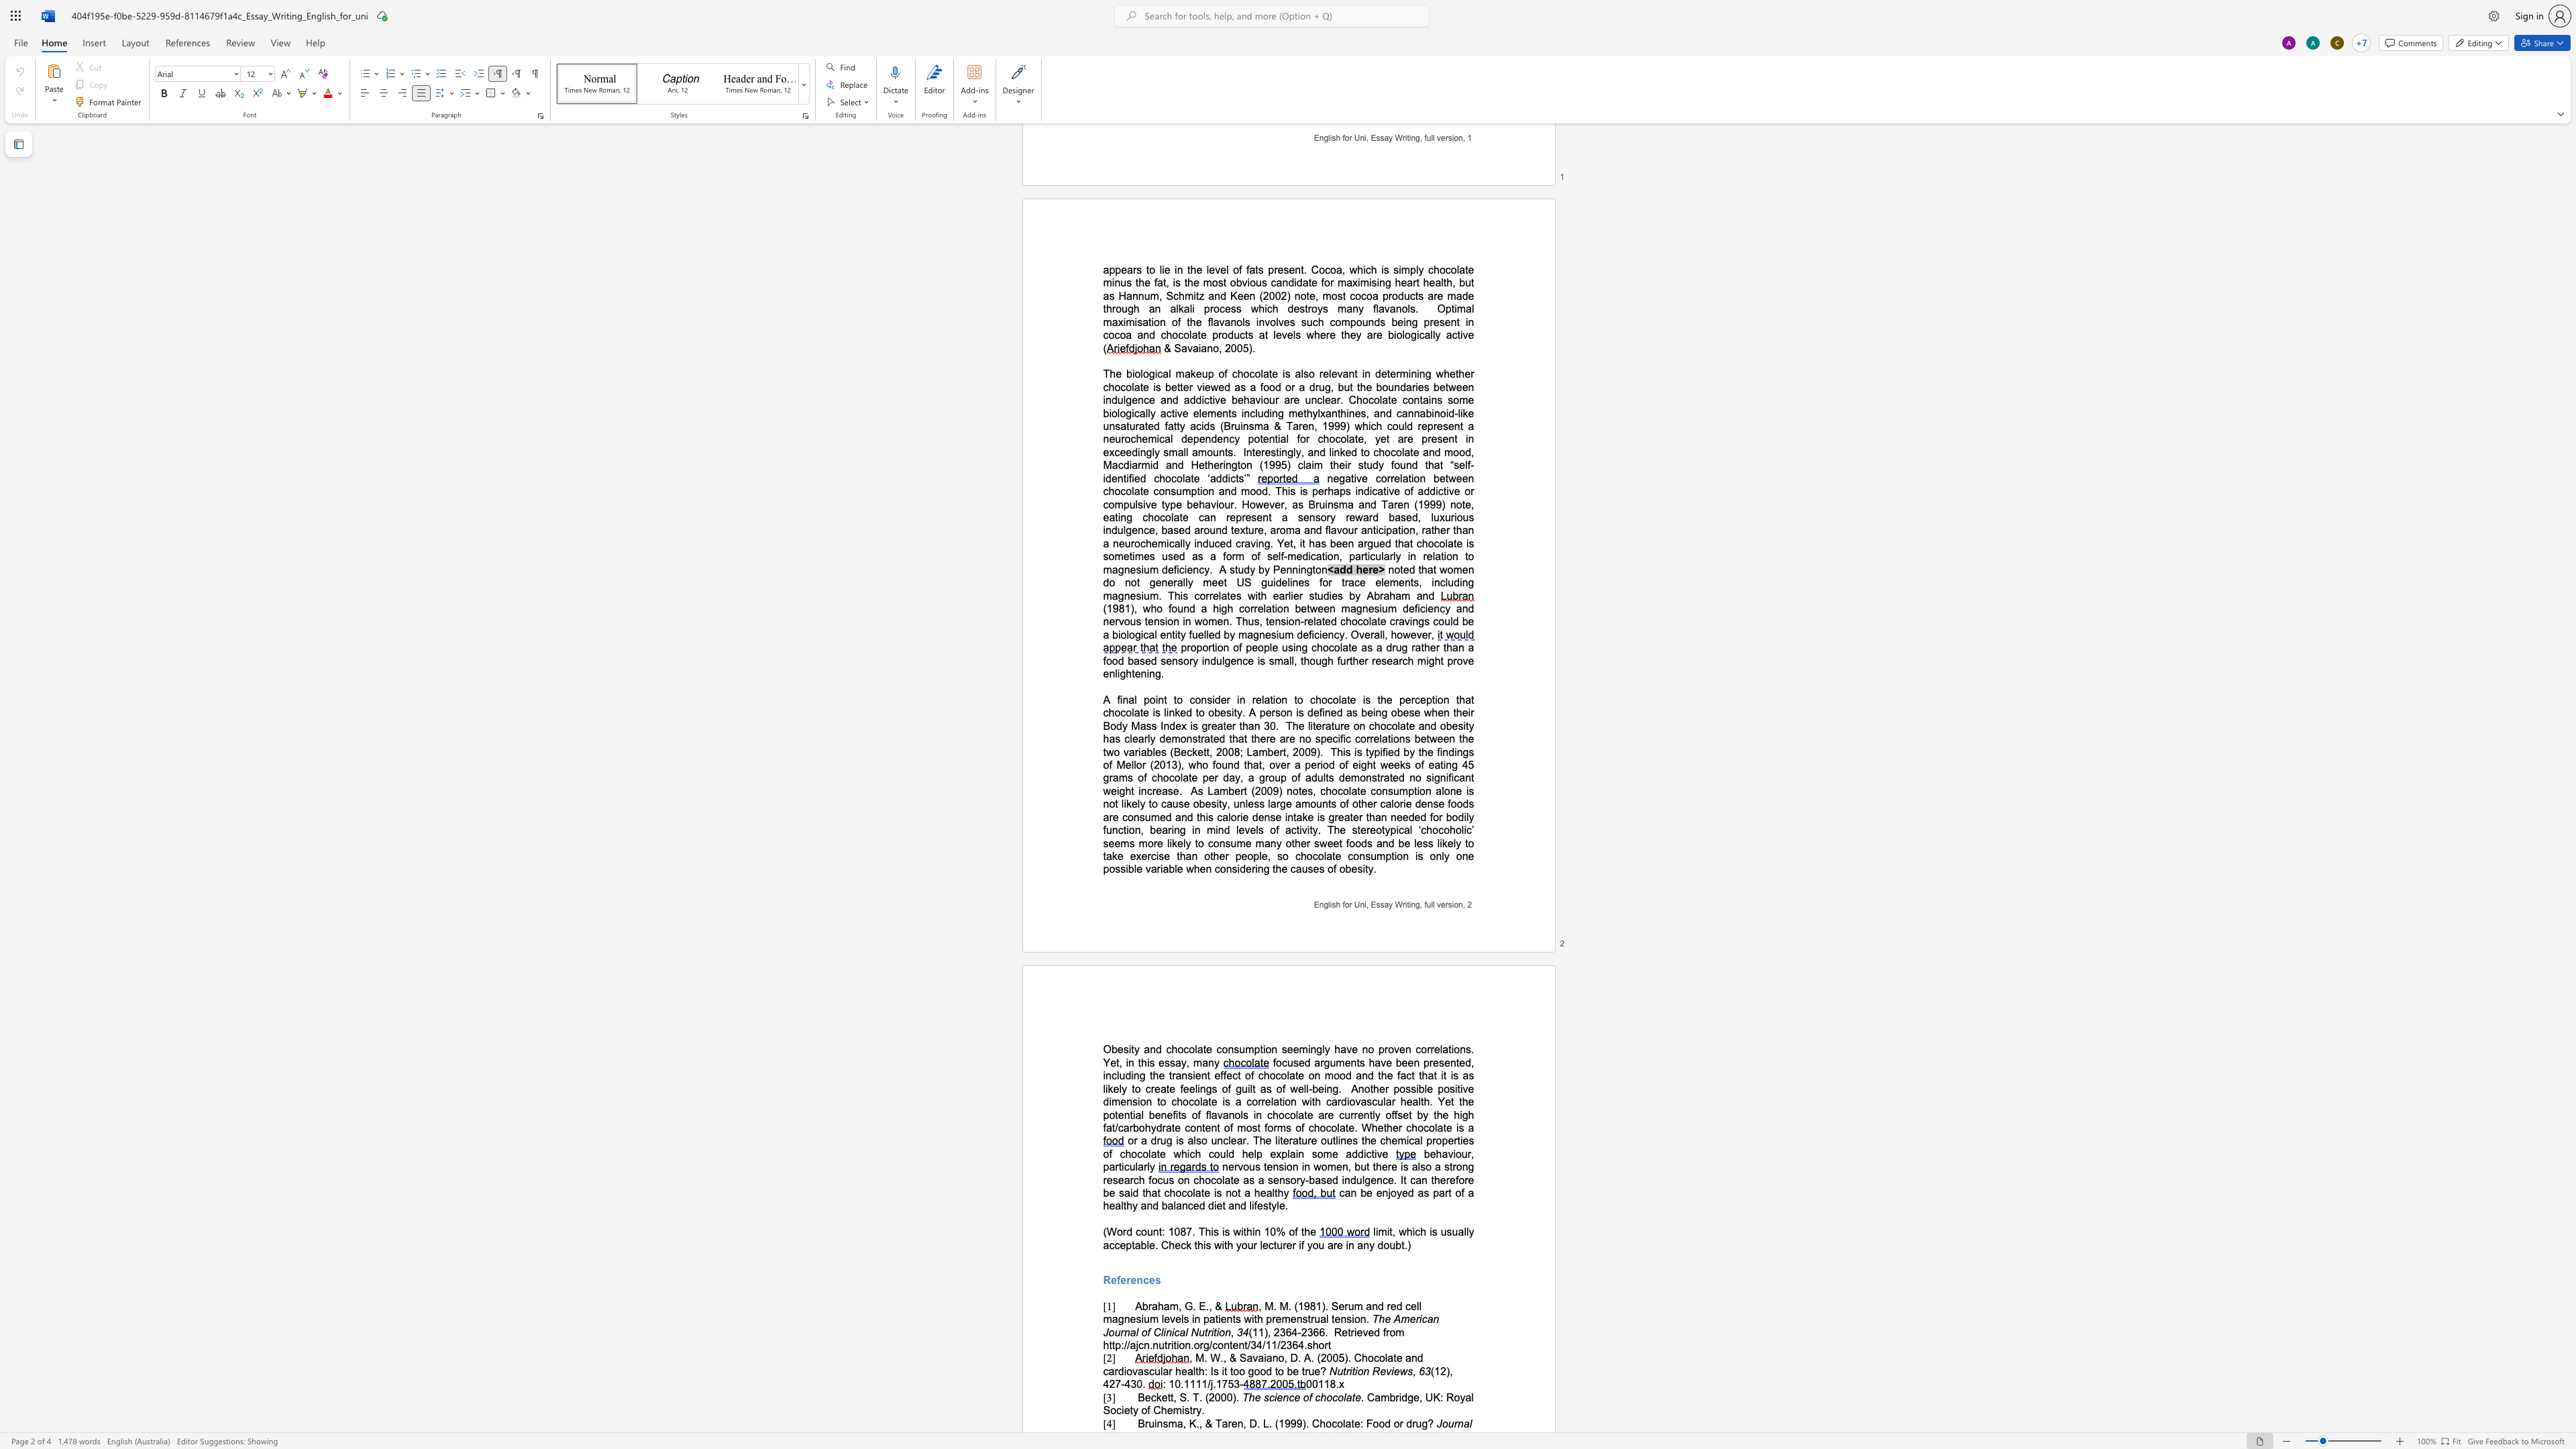  I want to click on the space between the continuous character "o" and "u" in the text, so click(1145, 1231).